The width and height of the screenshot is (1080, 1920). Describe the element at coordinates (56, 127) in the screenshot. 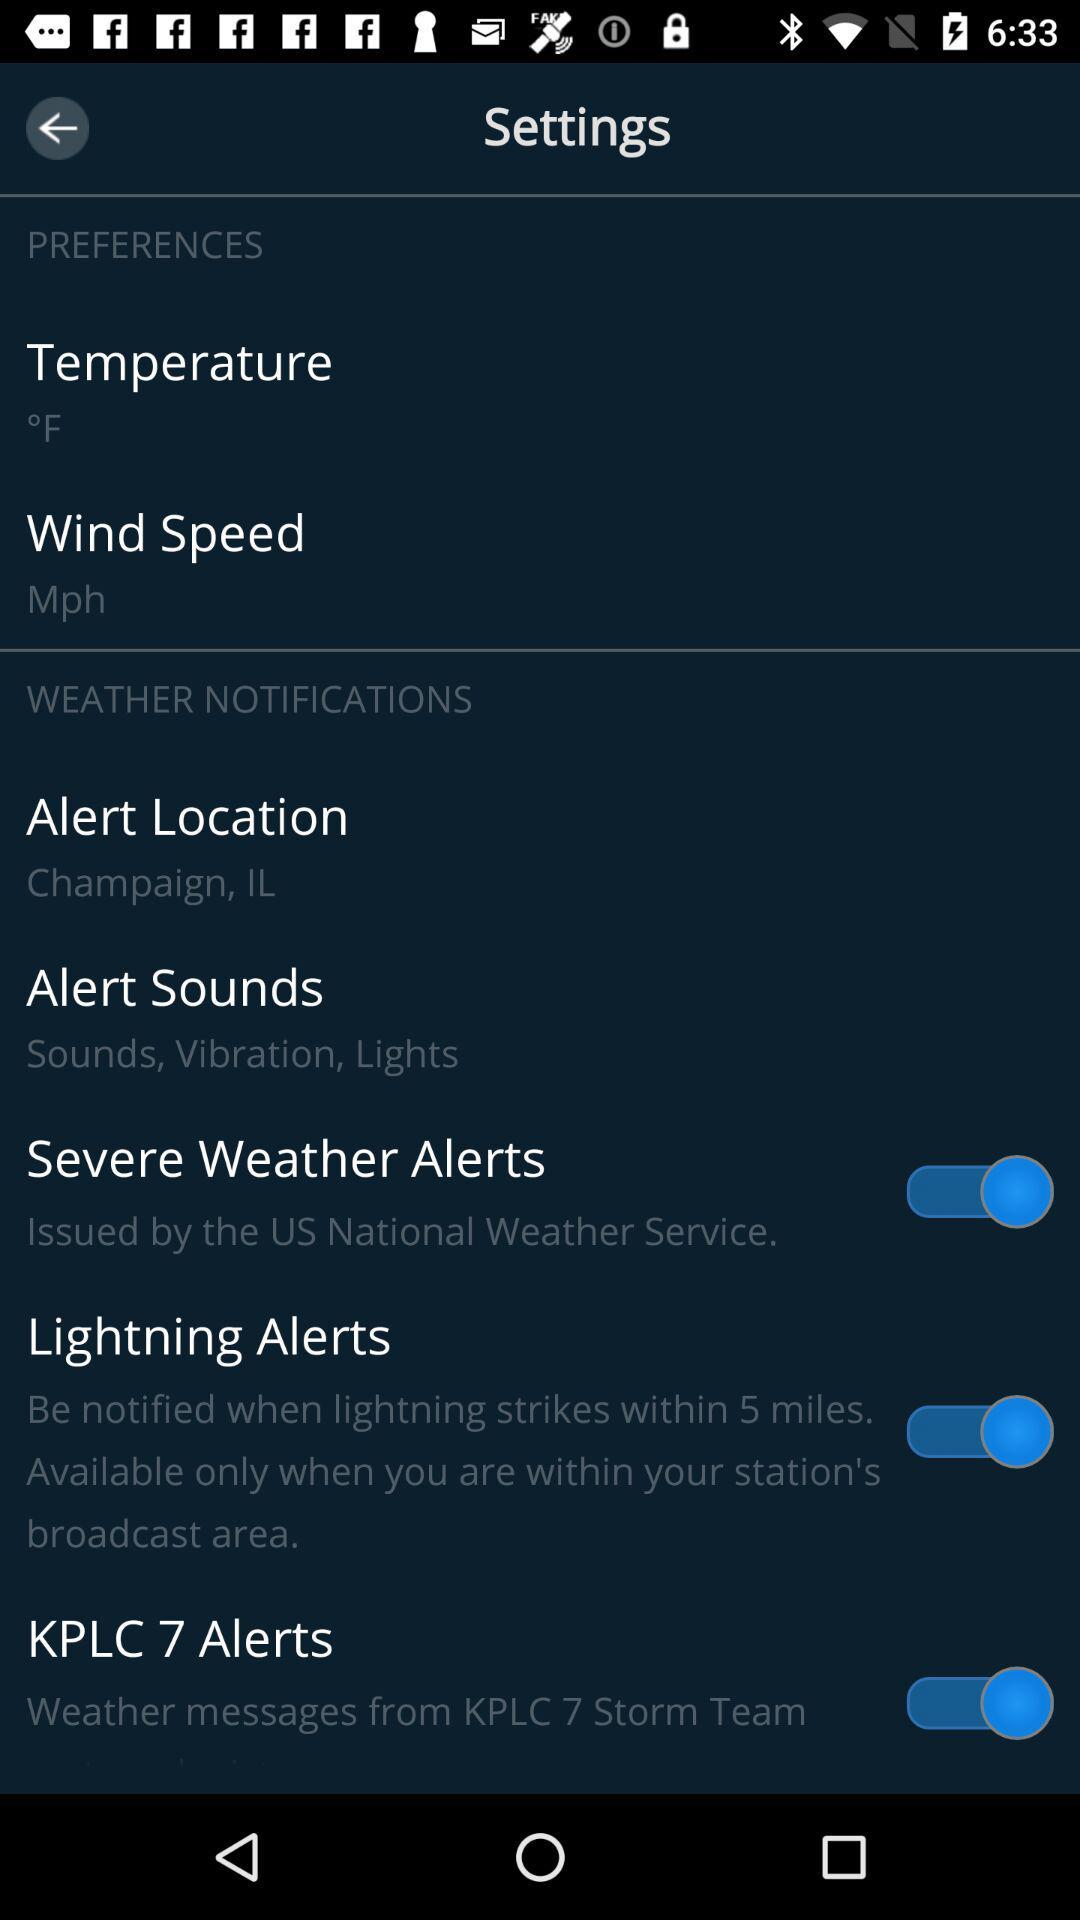

I see `the arrow_backward icon` at that location.